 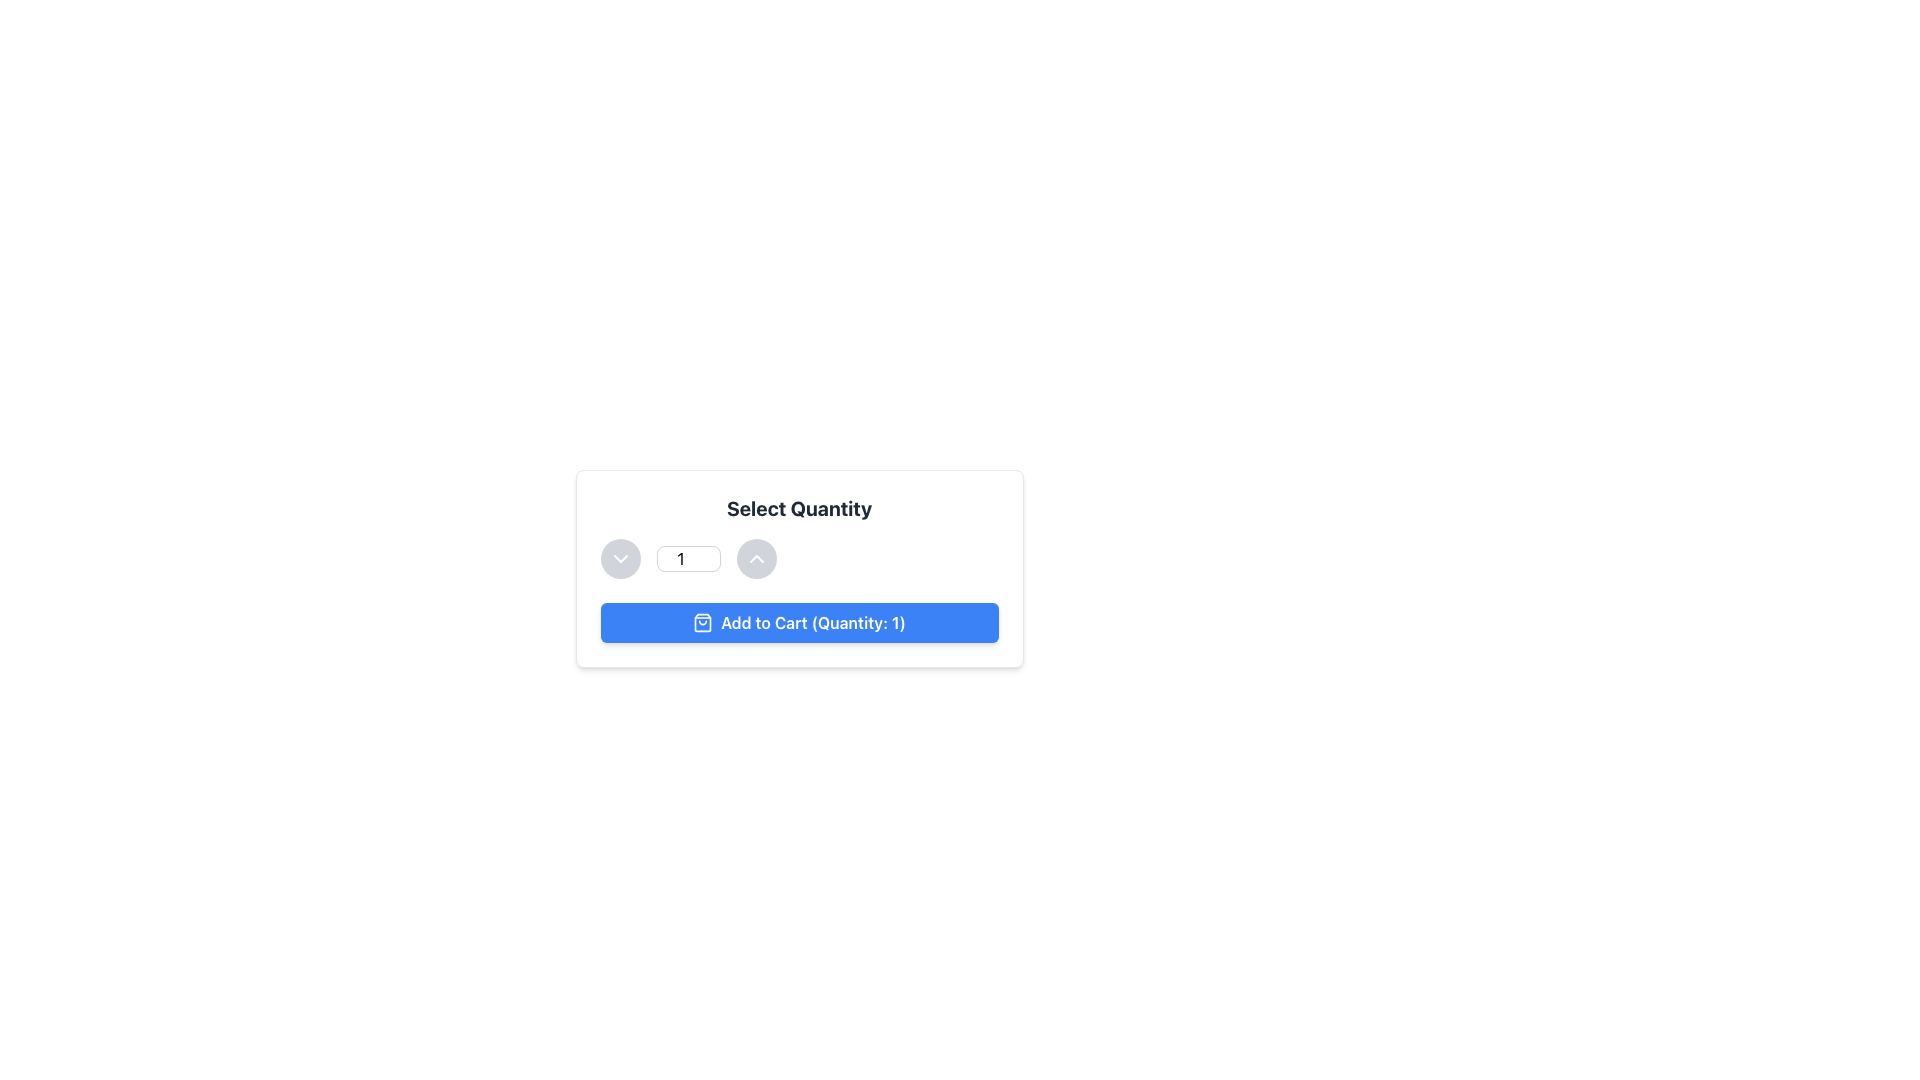 I want to click on the blue 'Add to Cart' button which contains the decorative icon representing the action of adding items to the shopping cart, so click(x=703, y=622).